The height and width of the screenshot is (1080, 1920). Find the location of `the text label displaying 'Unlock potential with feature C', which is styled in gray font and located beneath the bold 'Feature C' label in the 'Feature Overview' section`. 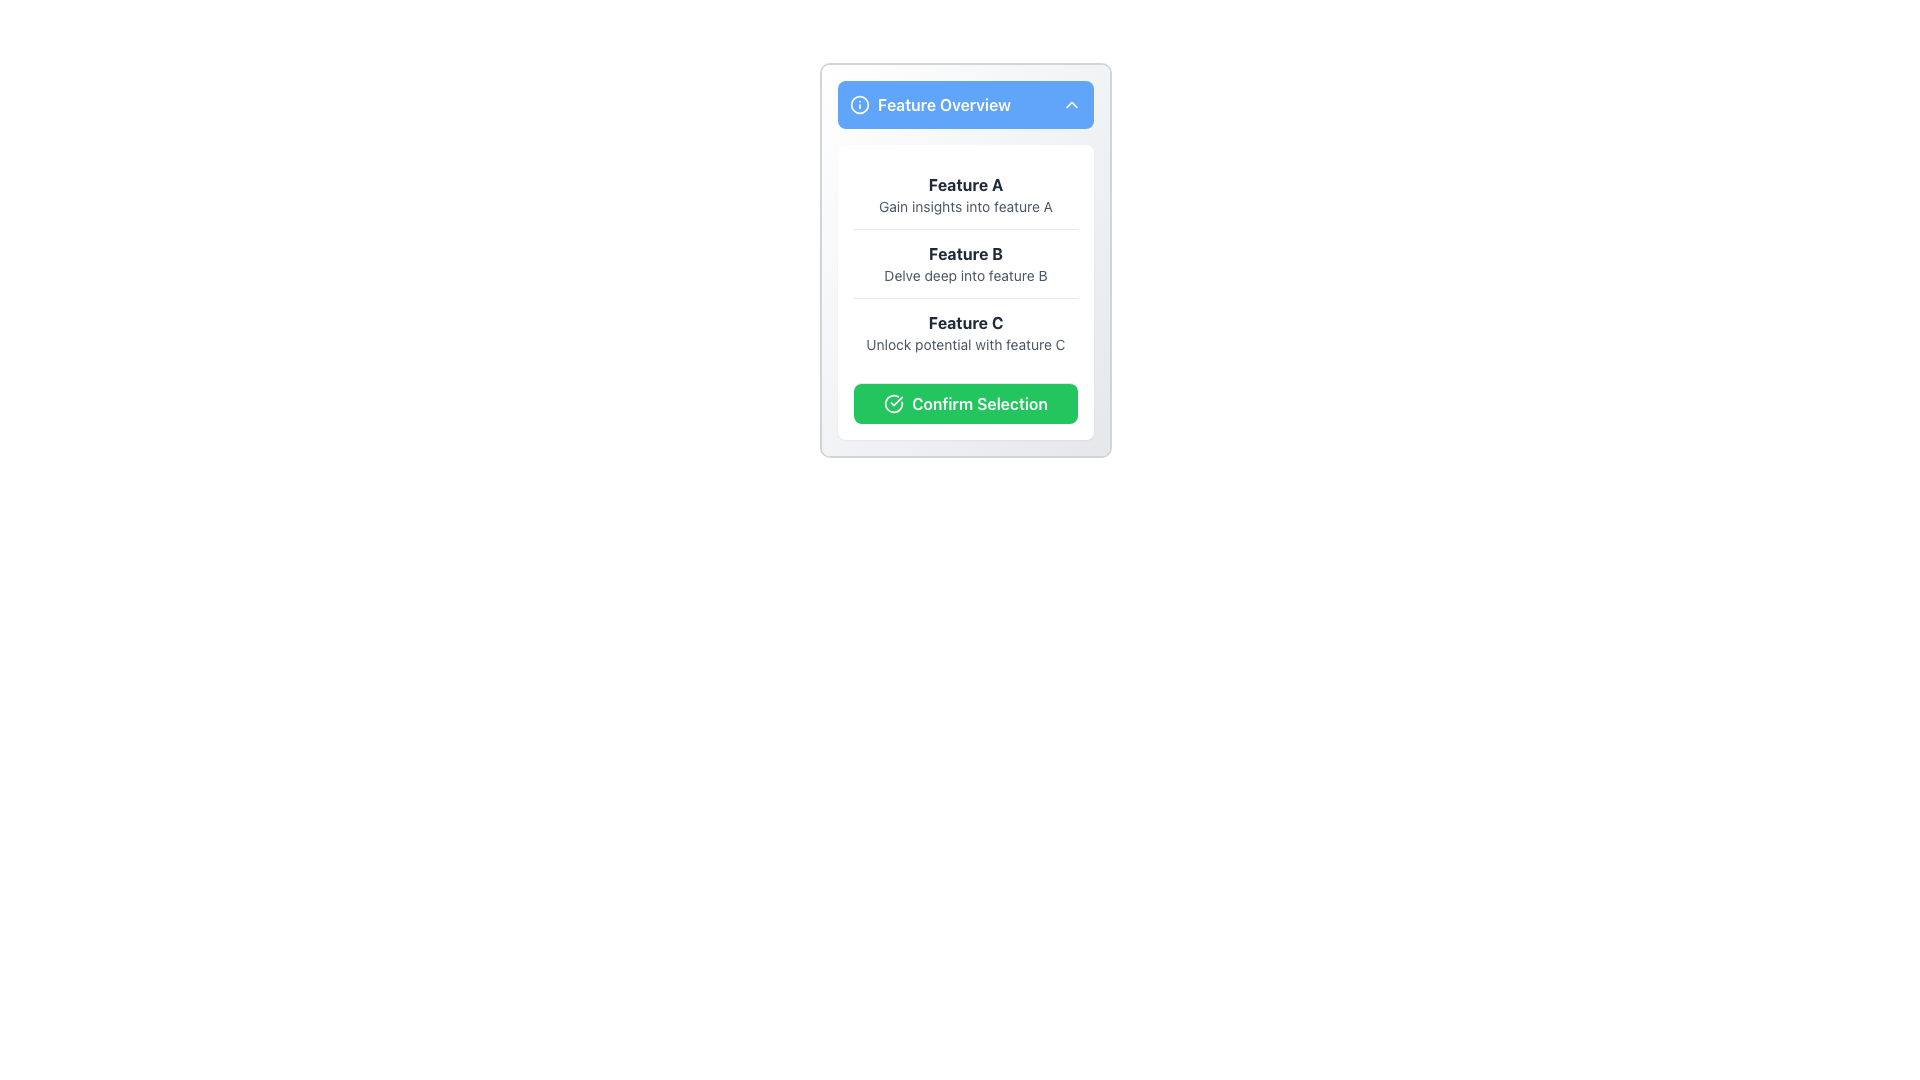

the text label displaying 'Unlock potential with feature C', which is styled in gray font and located beneath the bold 'Feature C' label in the 'Feature Overview' section is located at coordinates (965, 343).